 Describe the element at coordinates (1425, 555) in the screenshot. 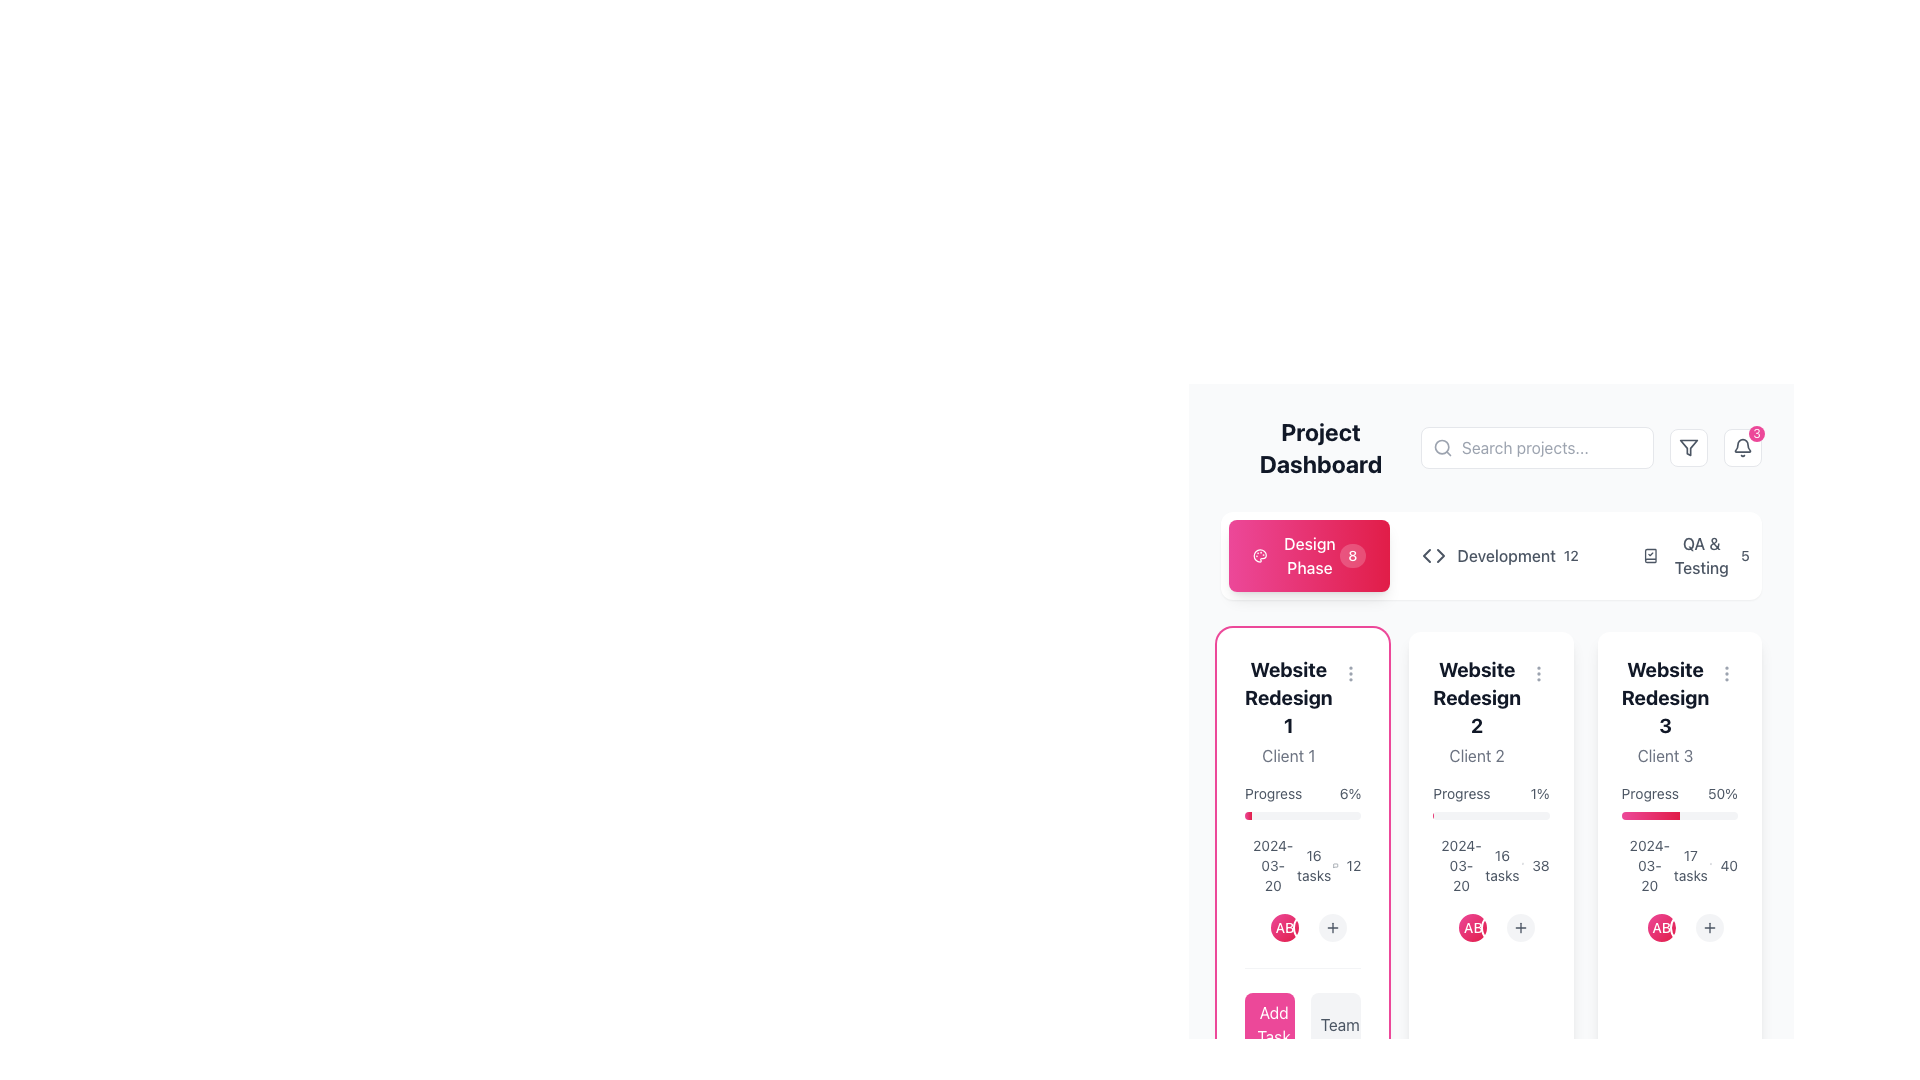

I see `the leftward-pointing arrow in the SVG graphic element` at that location.